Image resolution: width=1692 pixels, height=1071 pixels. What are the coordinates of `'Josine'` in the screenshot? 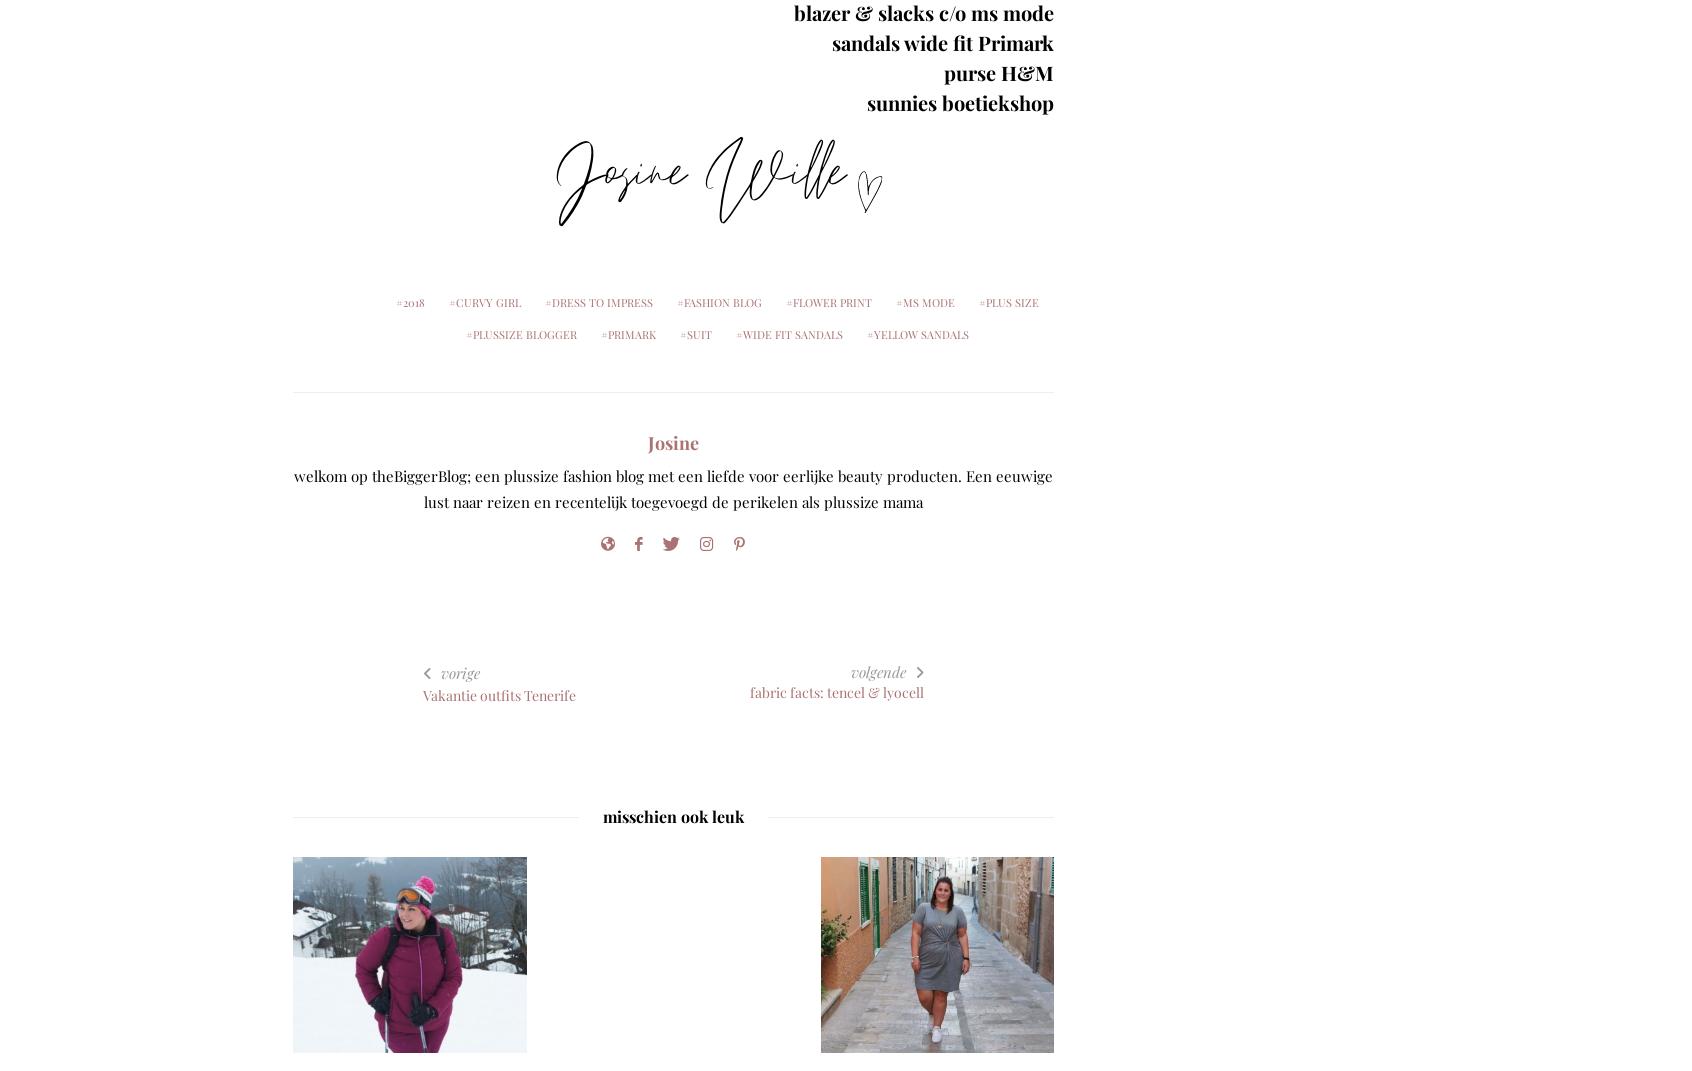 It's located at (672, 442).